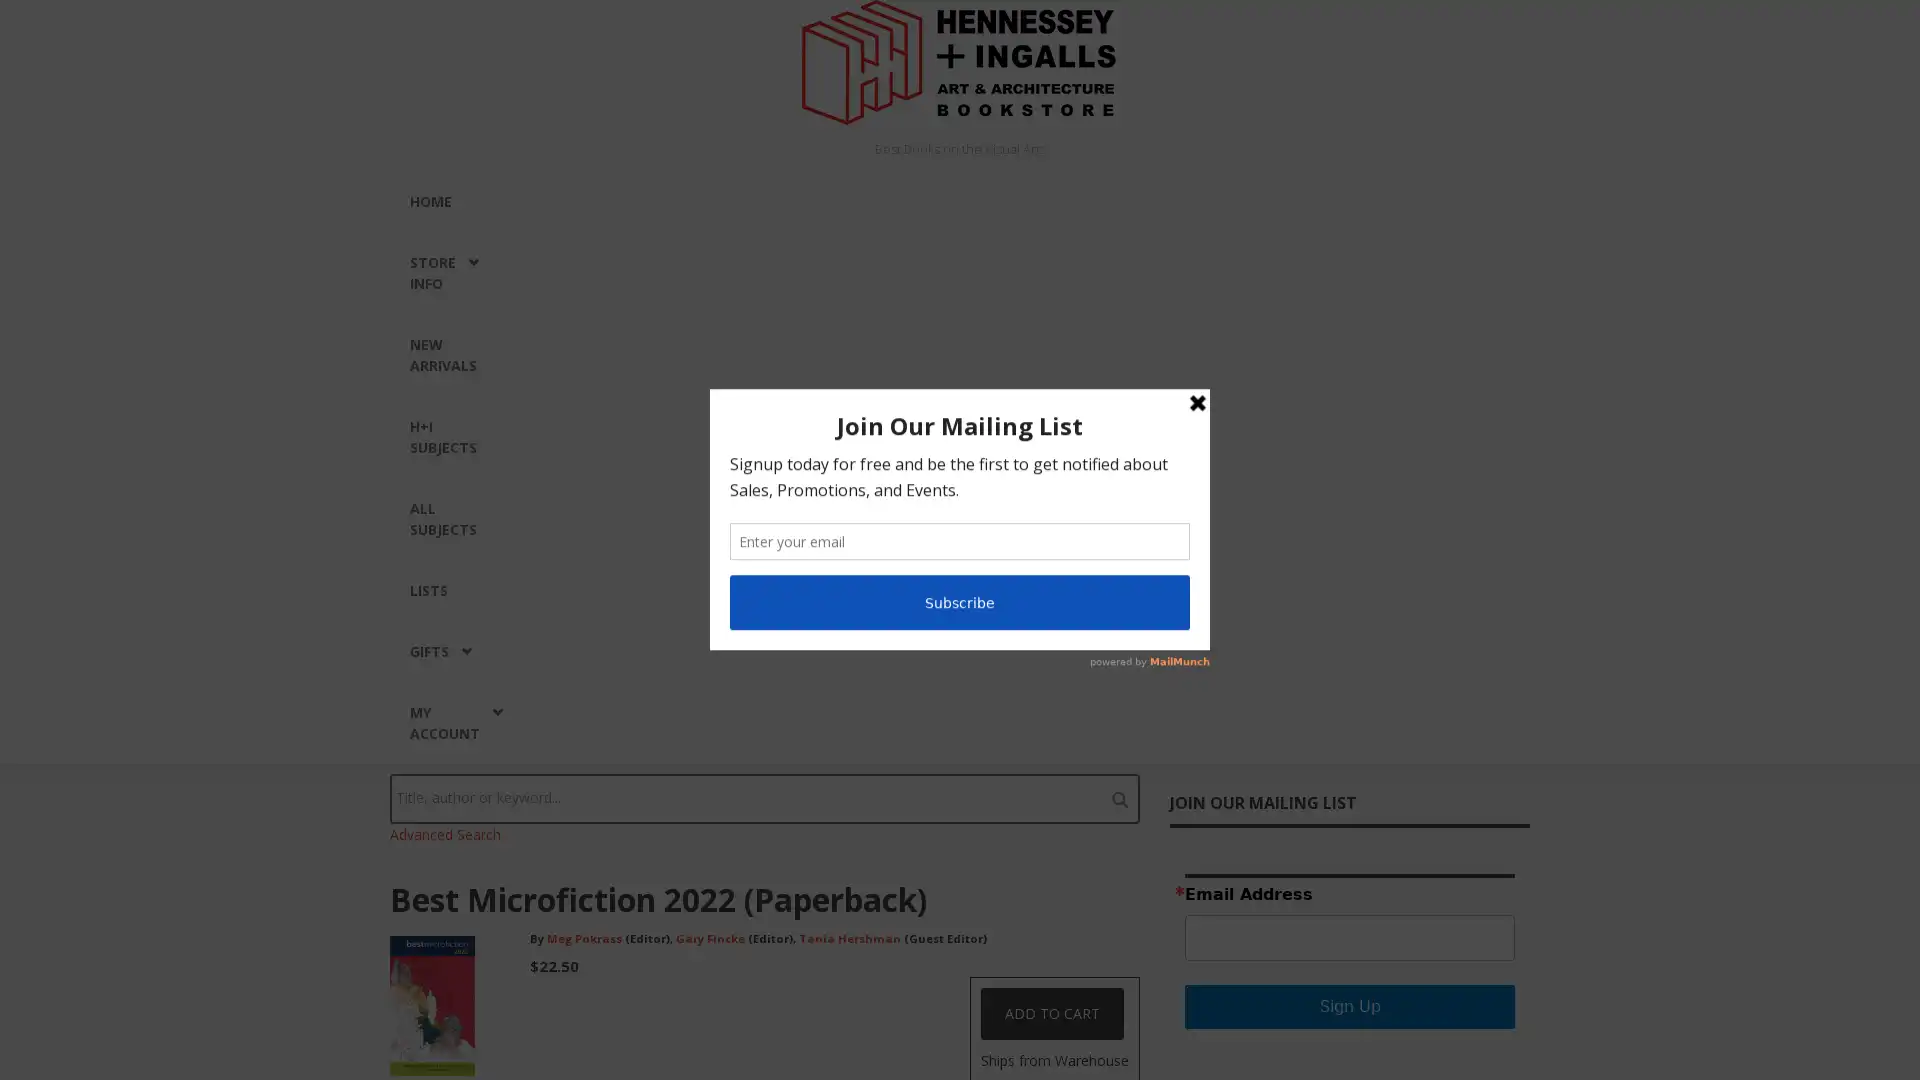  Describe the element at coordinates (1051, 1014) in the screenshot. I see `Add to Cart` at that location.